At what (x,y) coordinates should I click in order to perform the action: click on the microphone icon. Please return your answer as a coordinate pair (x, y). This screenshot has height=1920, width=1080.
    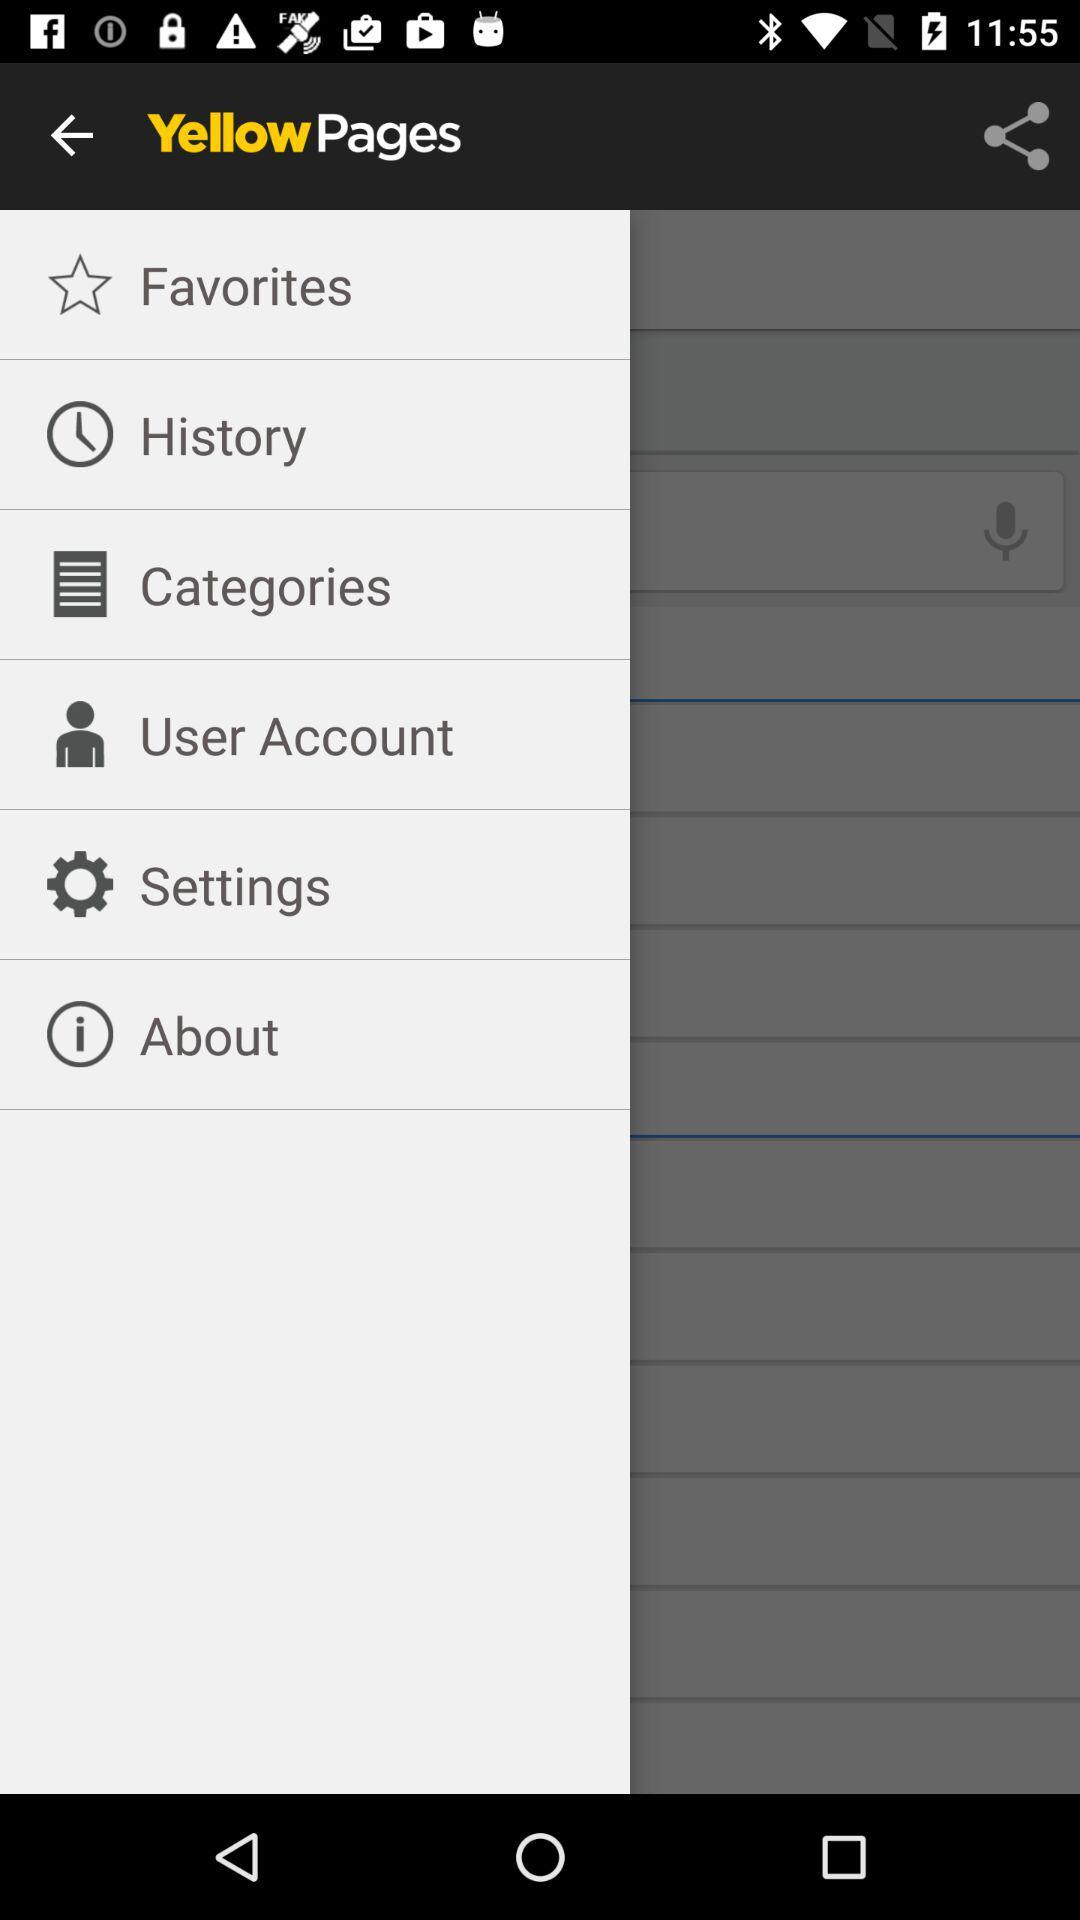
    Looking at the image, I should click on (1005, 531).